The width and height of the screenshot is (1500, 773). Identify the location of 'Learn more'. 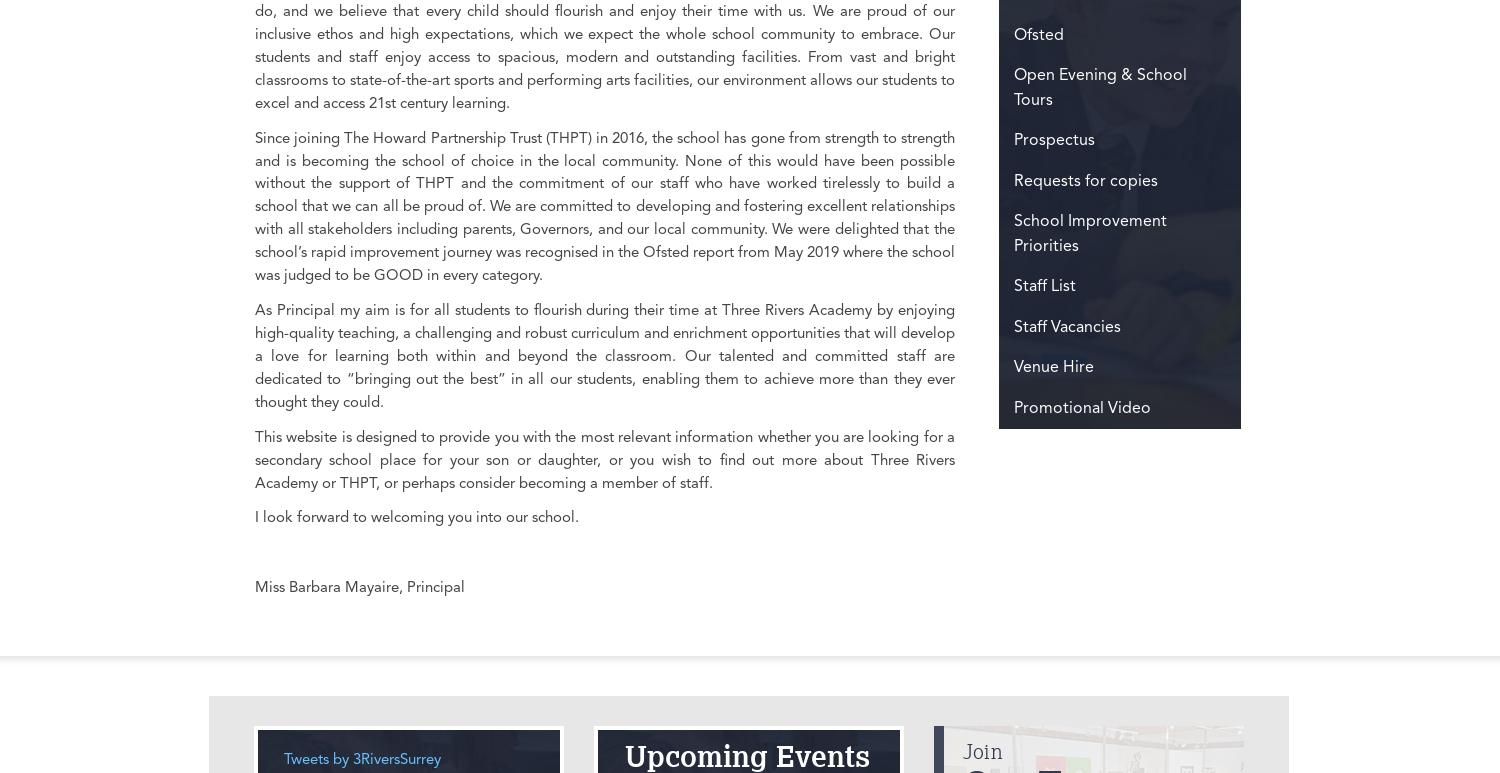
(25, 146).